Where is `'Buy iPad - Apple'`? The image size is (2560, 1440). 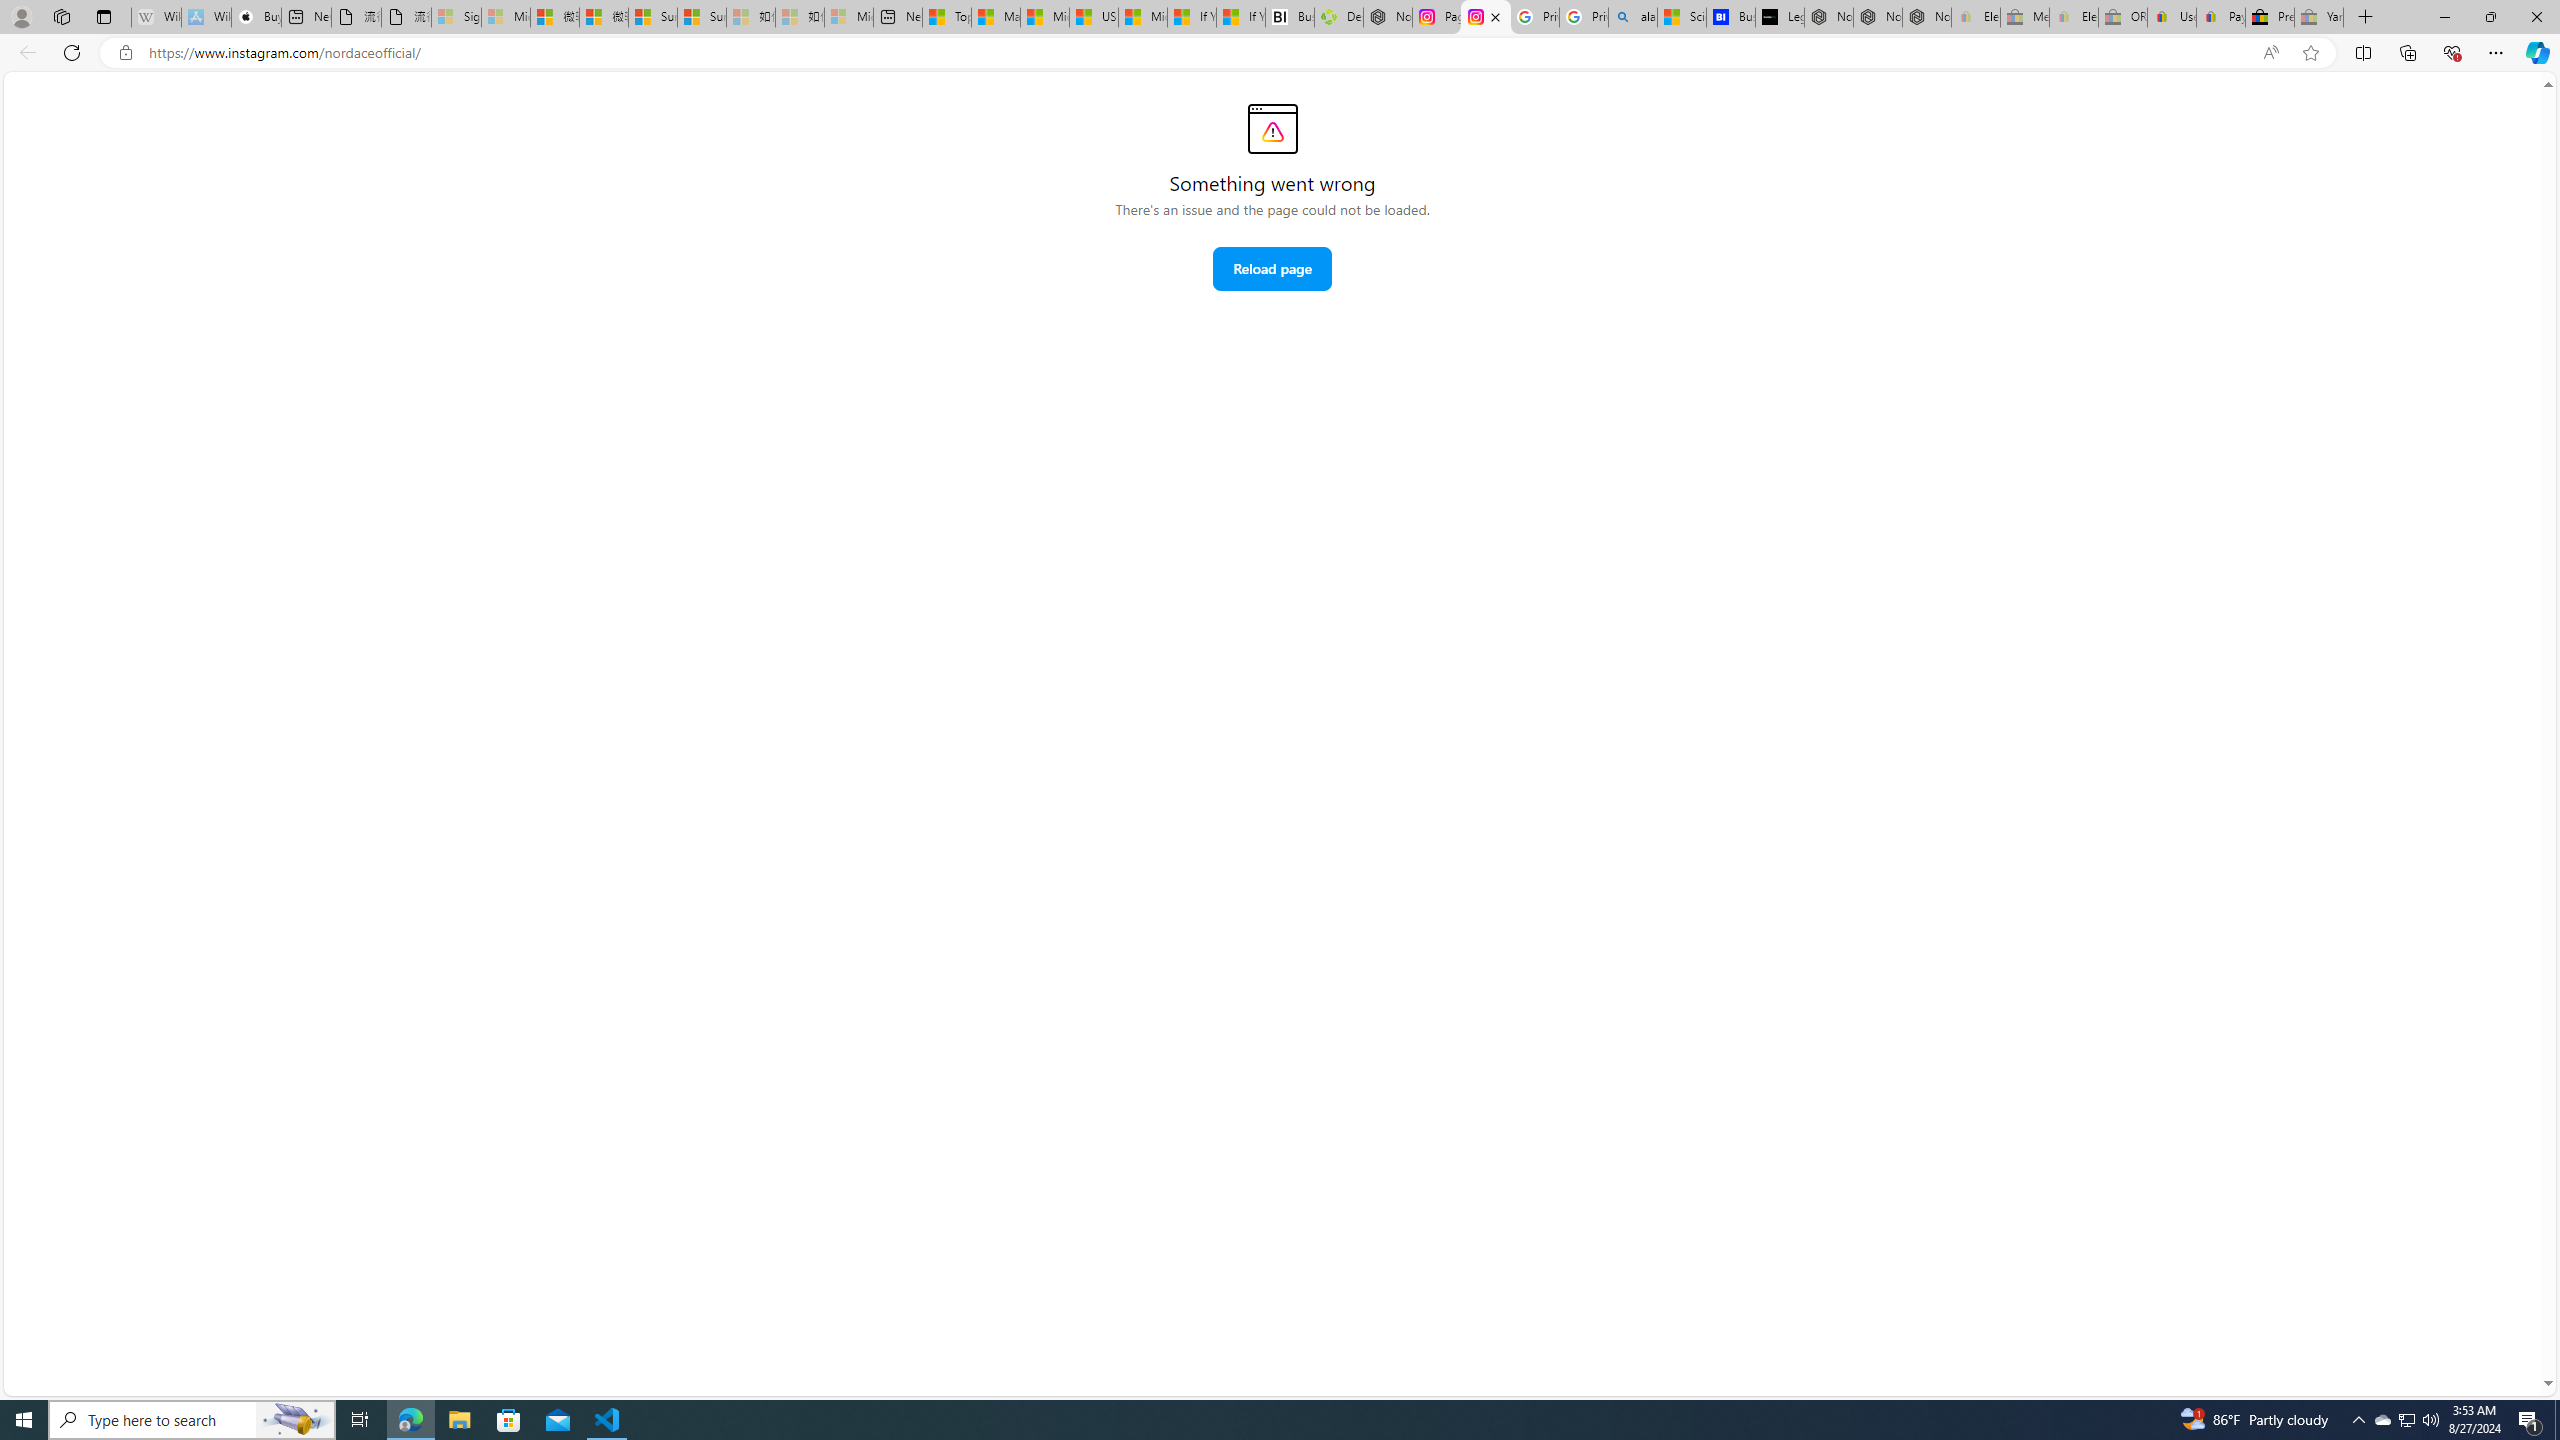
'Buy iPad - Apple' is located at coordinates (256, 16).